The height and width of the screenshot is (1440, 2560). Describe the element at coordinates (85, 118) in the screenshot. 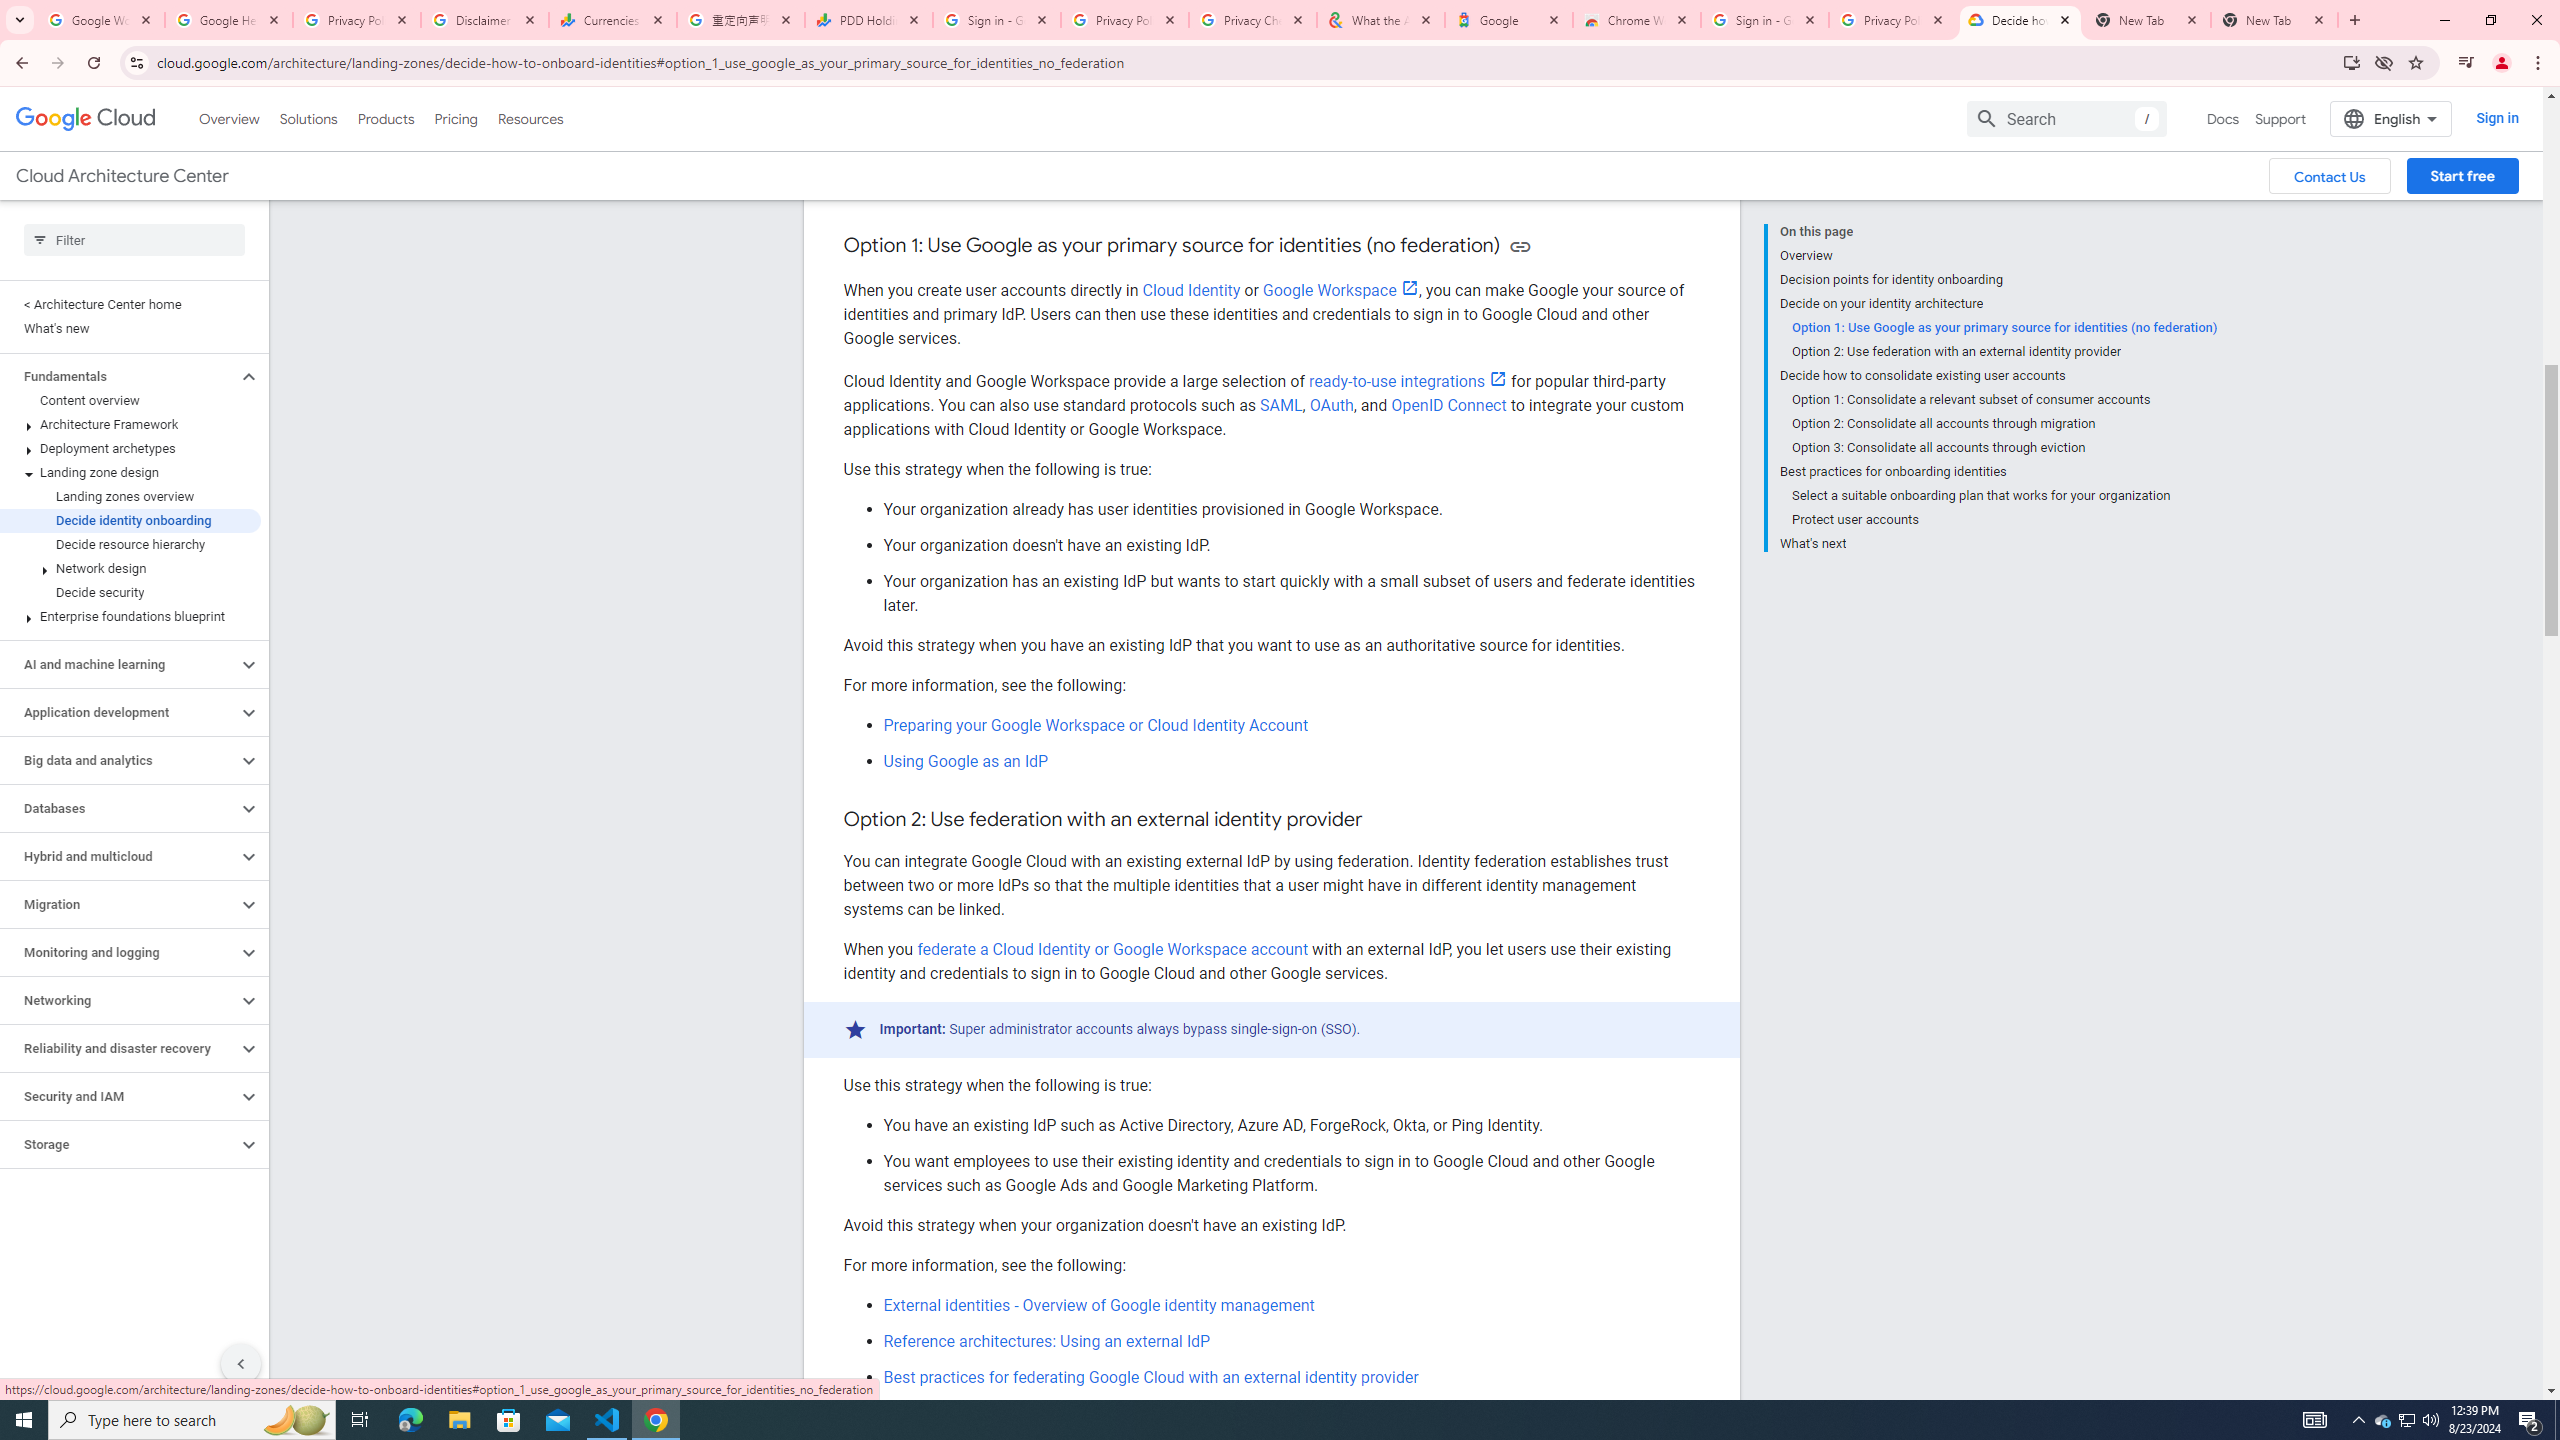

I see `'Google Cloud'` at that location.